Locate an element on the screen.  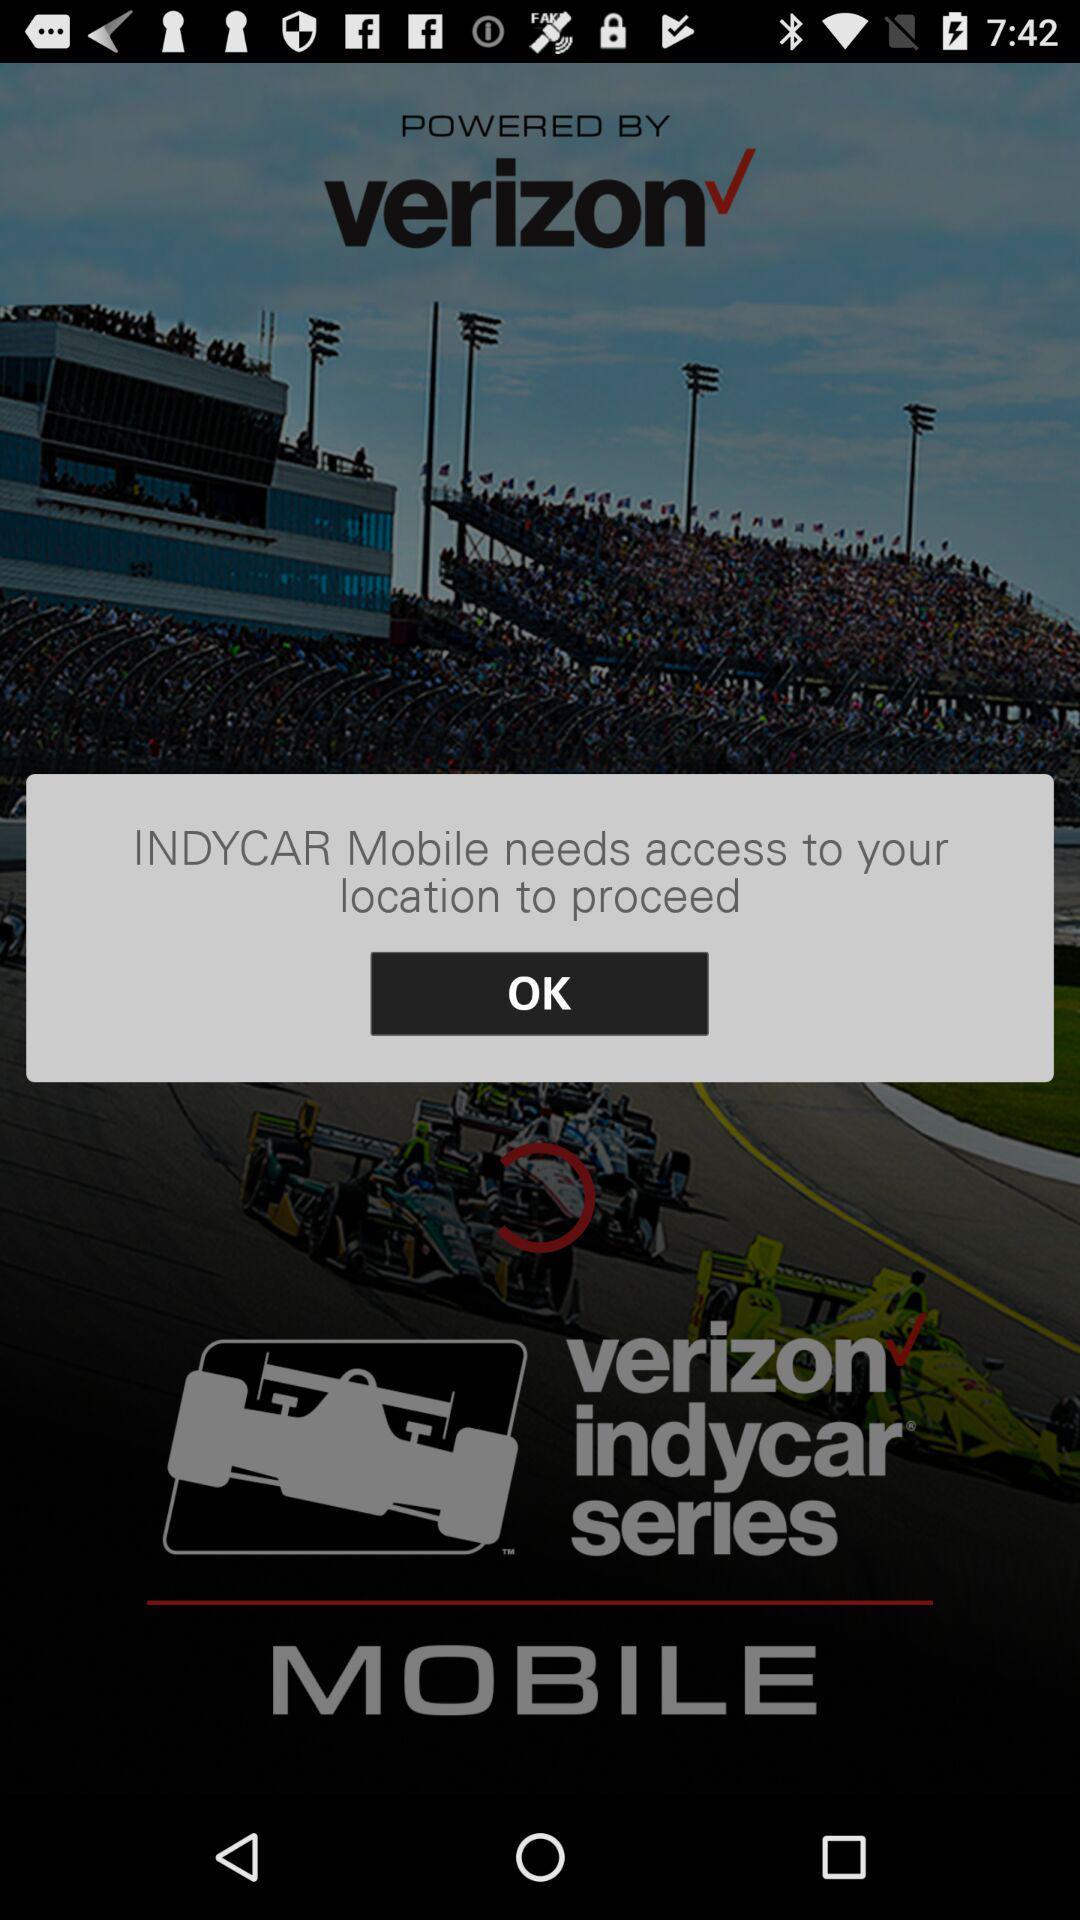
the item below indycar mobile needs is located at coordinates (538, 993).